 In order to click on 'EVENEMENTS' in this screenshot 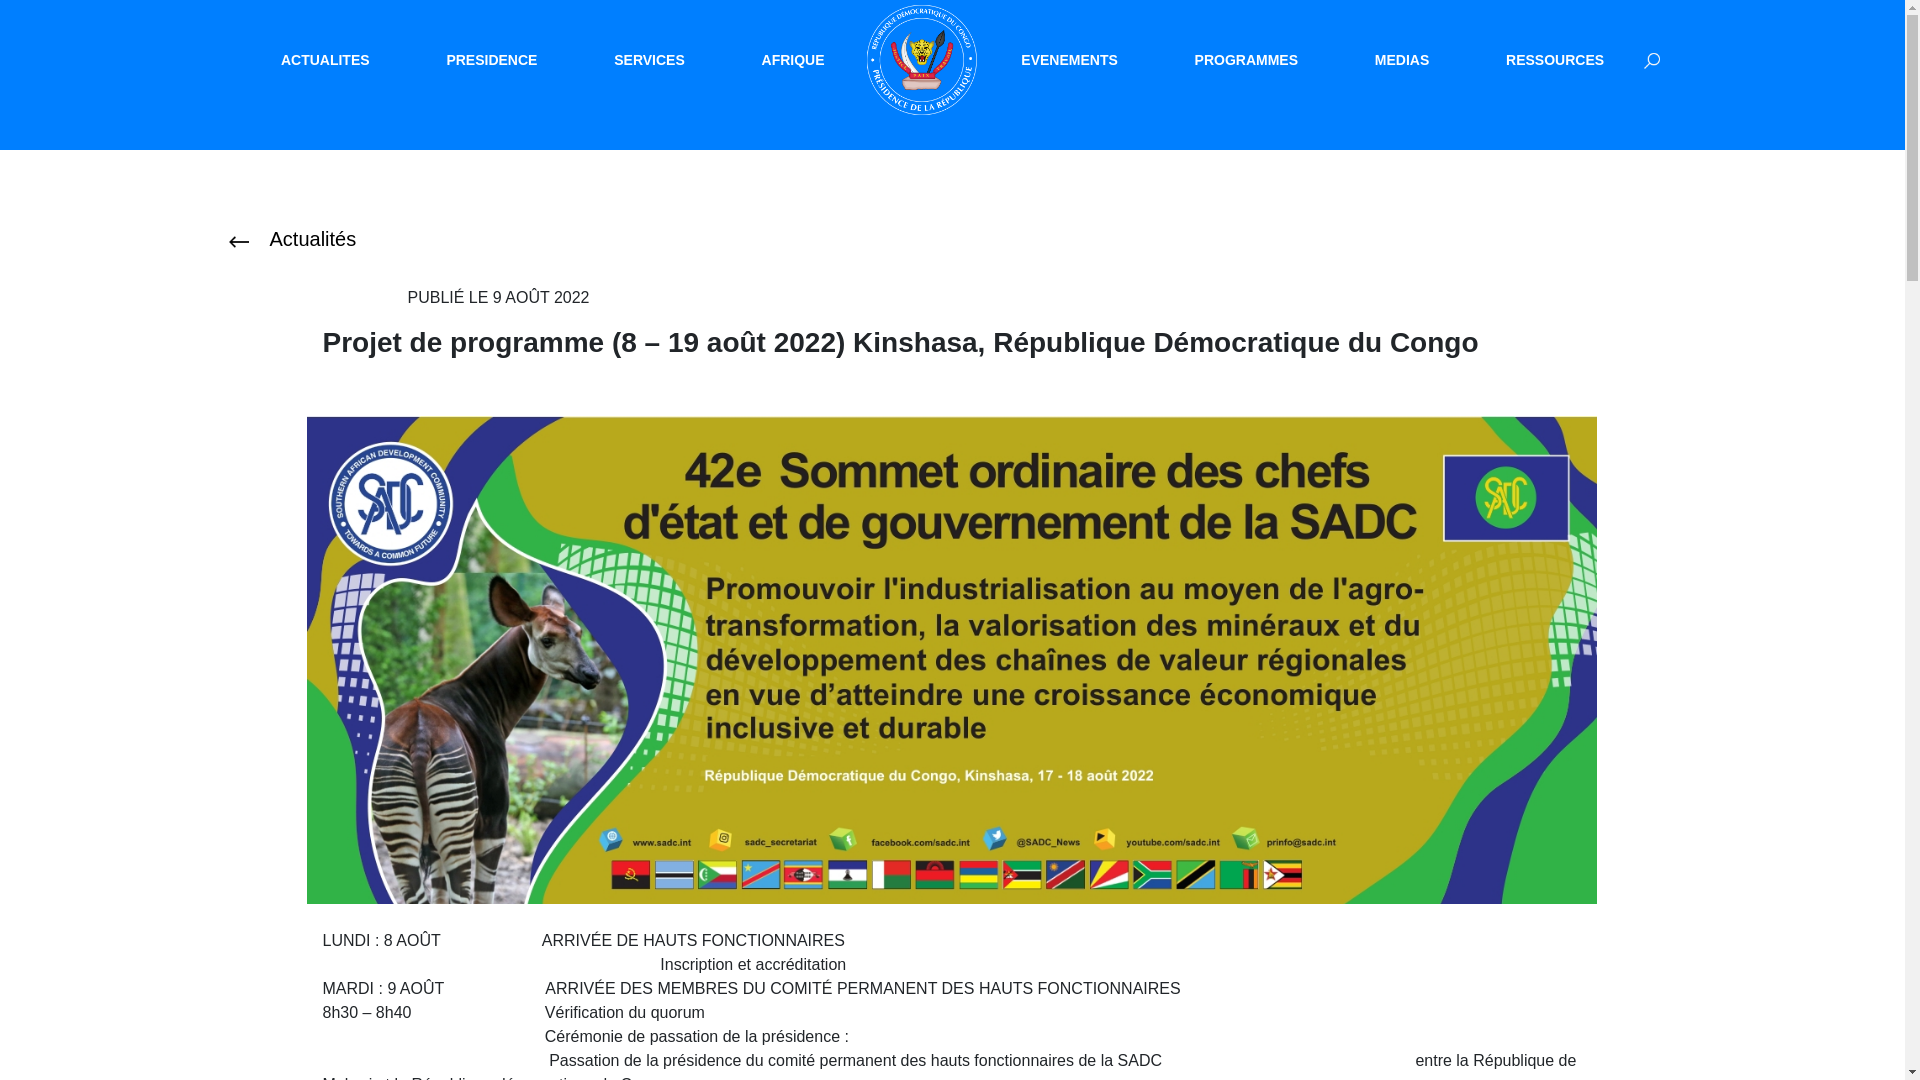, I will do `click(1068, 59)`.